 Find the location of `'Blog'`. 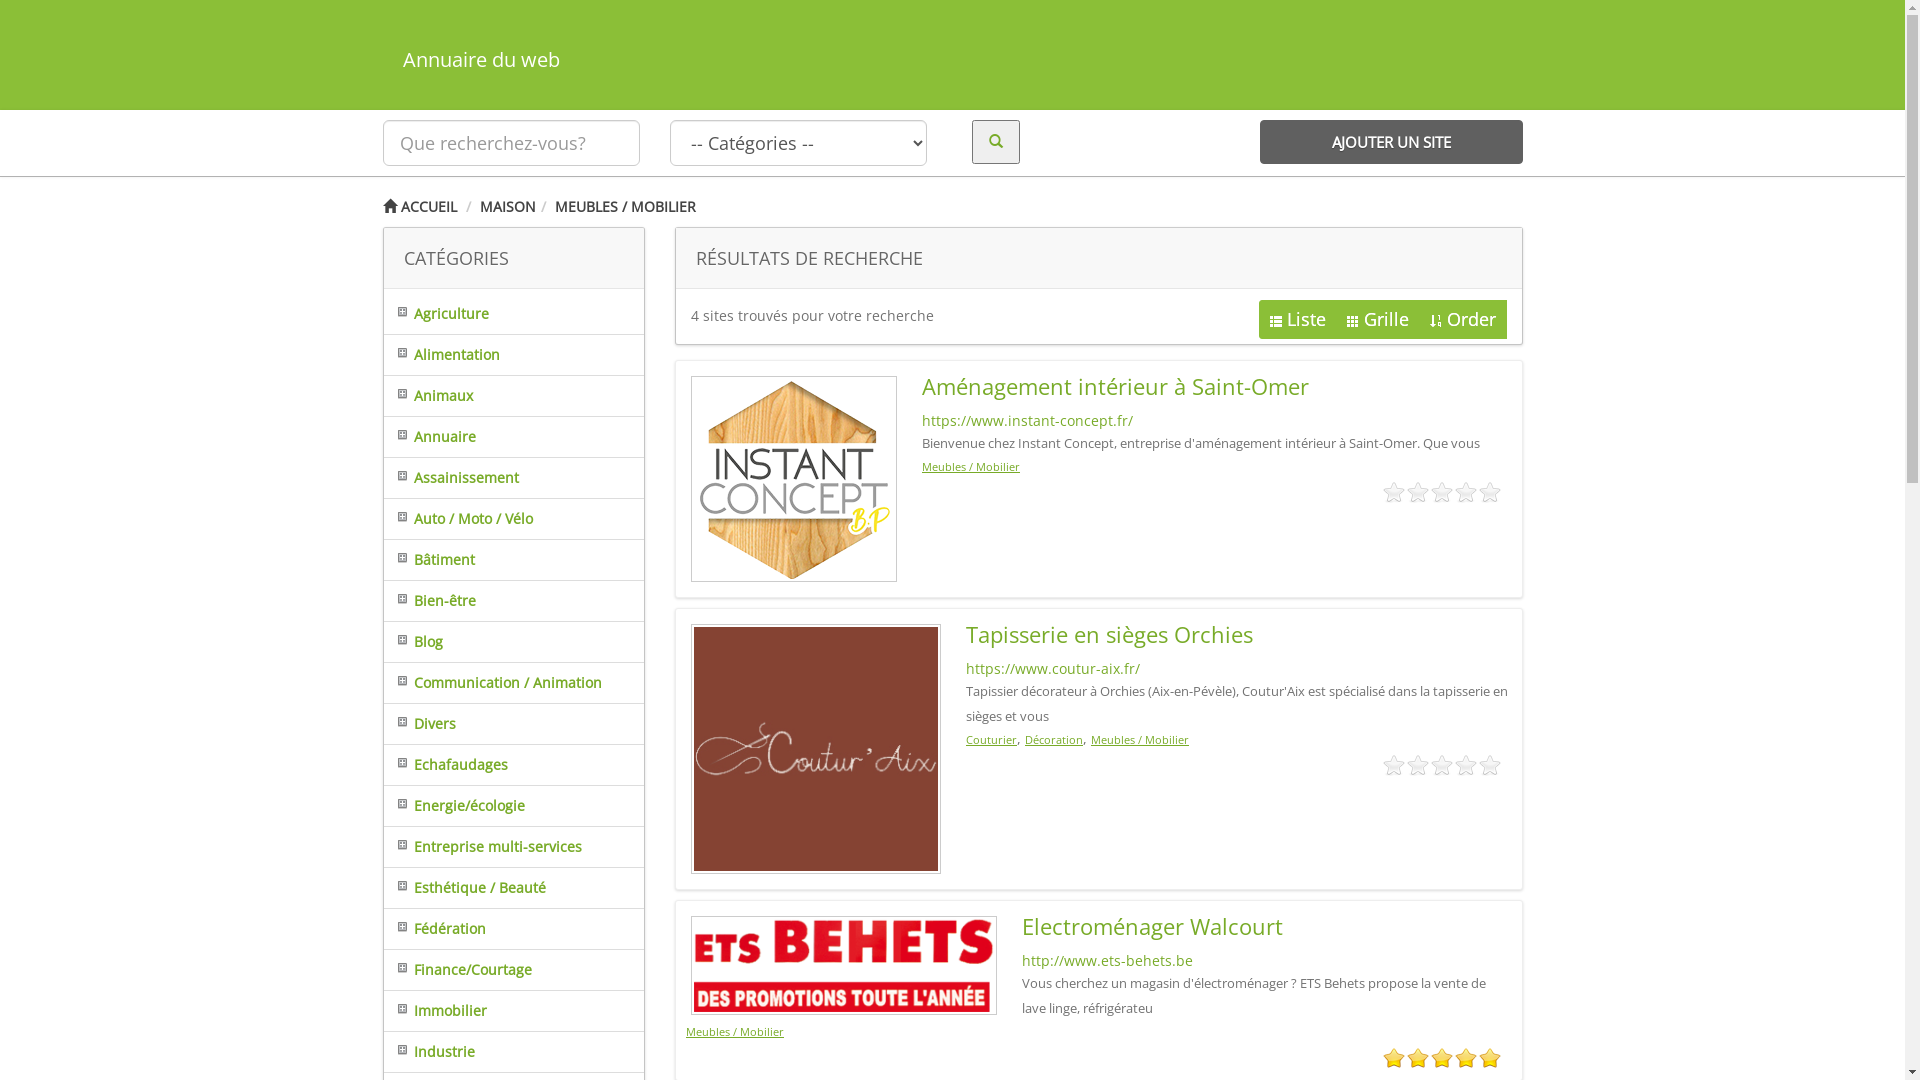

'Blog' is located at coordinates (412, 641).